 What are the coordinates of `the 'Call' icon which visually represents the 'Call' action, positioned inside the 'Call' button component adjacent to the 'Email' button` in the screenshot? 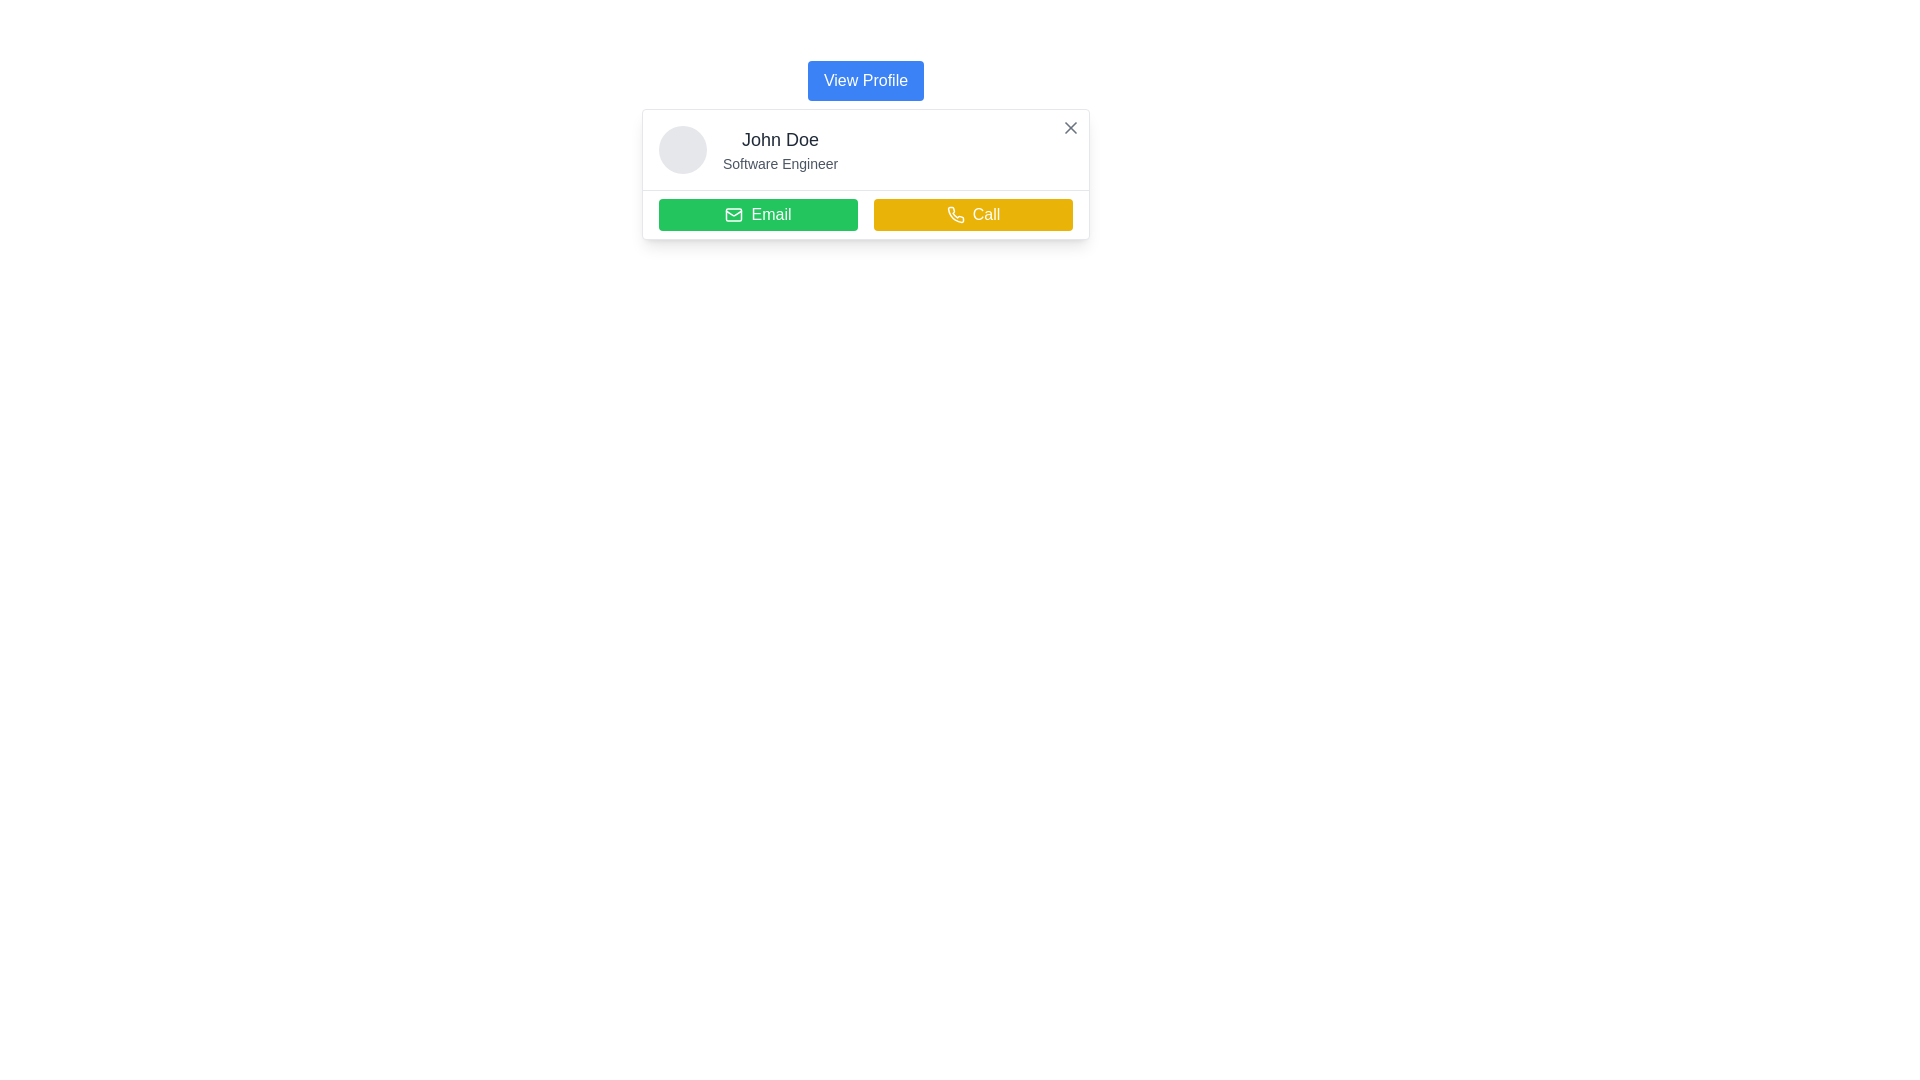 It's located at (954, 215).